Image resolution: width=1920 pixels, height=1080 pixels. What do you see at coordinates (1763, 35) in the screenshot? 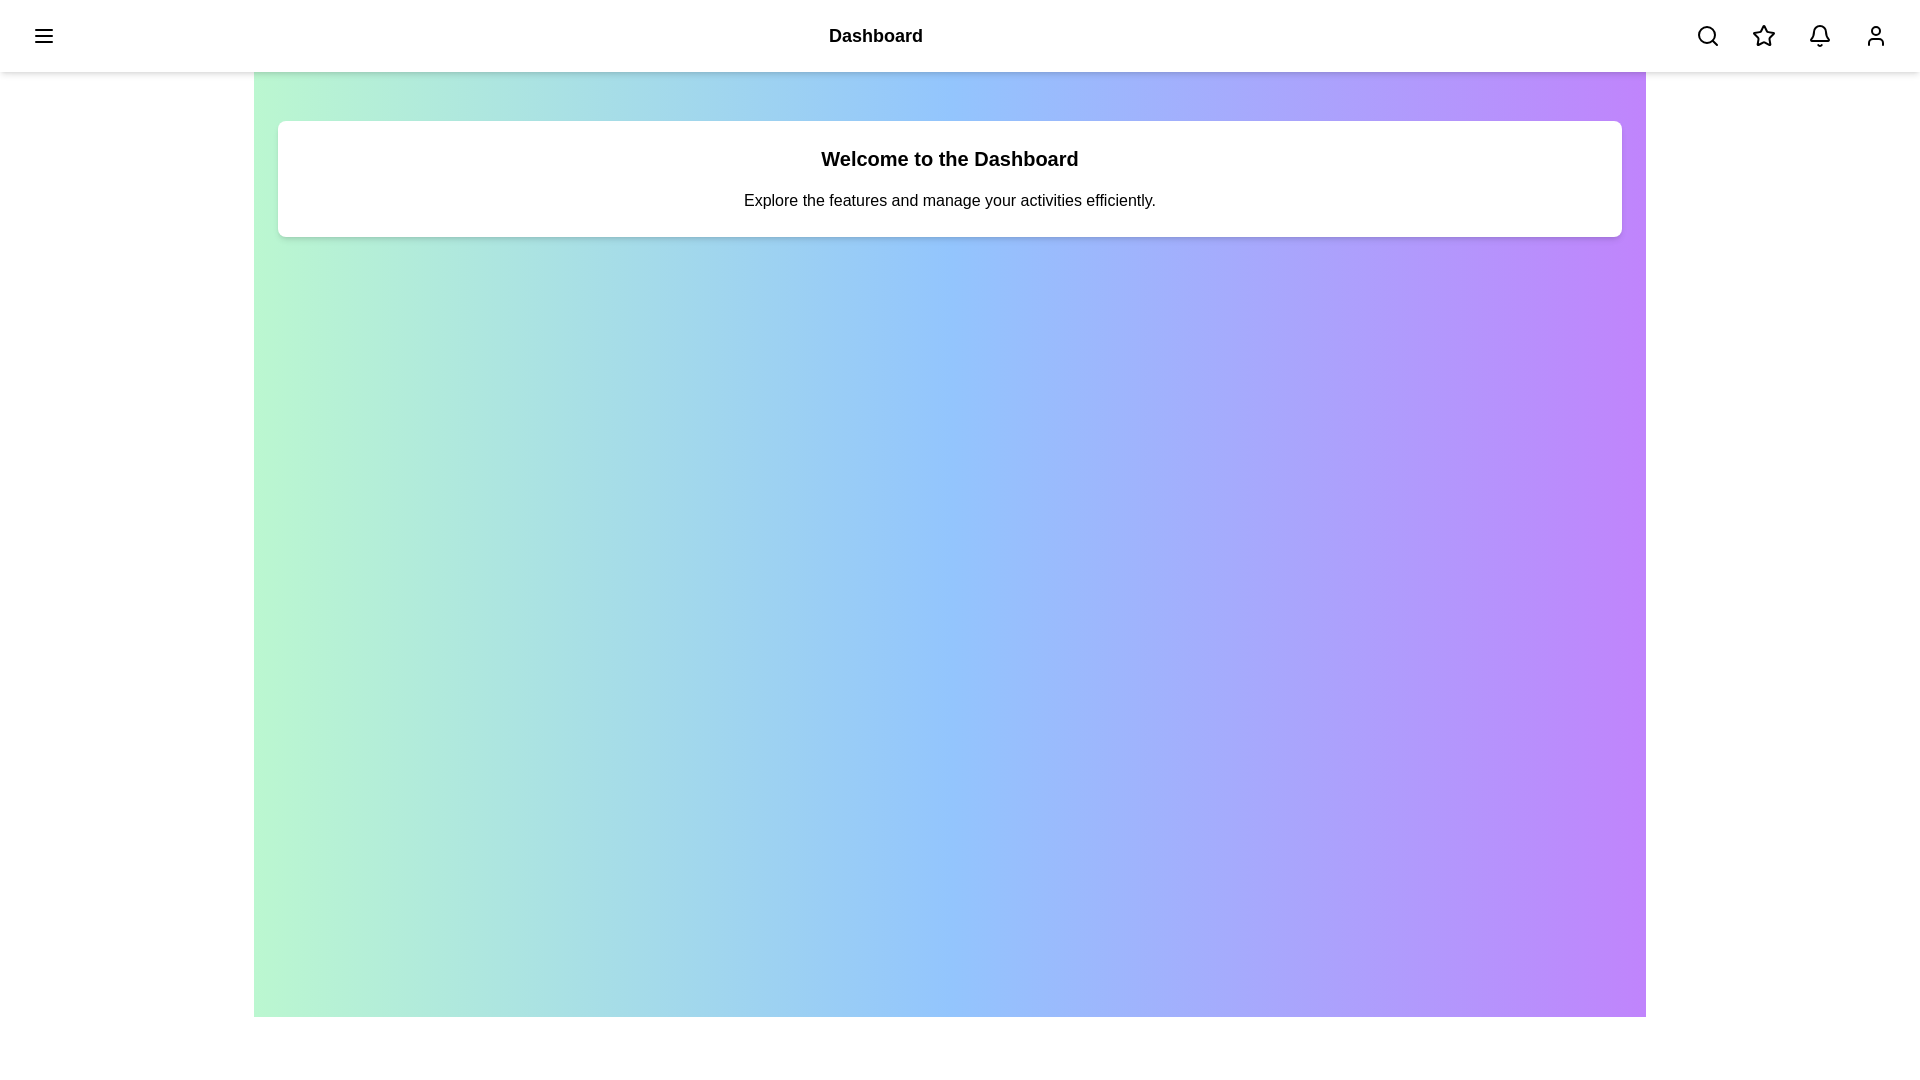
I see `the star button to interact with it` at bounding box center [1763, 35].